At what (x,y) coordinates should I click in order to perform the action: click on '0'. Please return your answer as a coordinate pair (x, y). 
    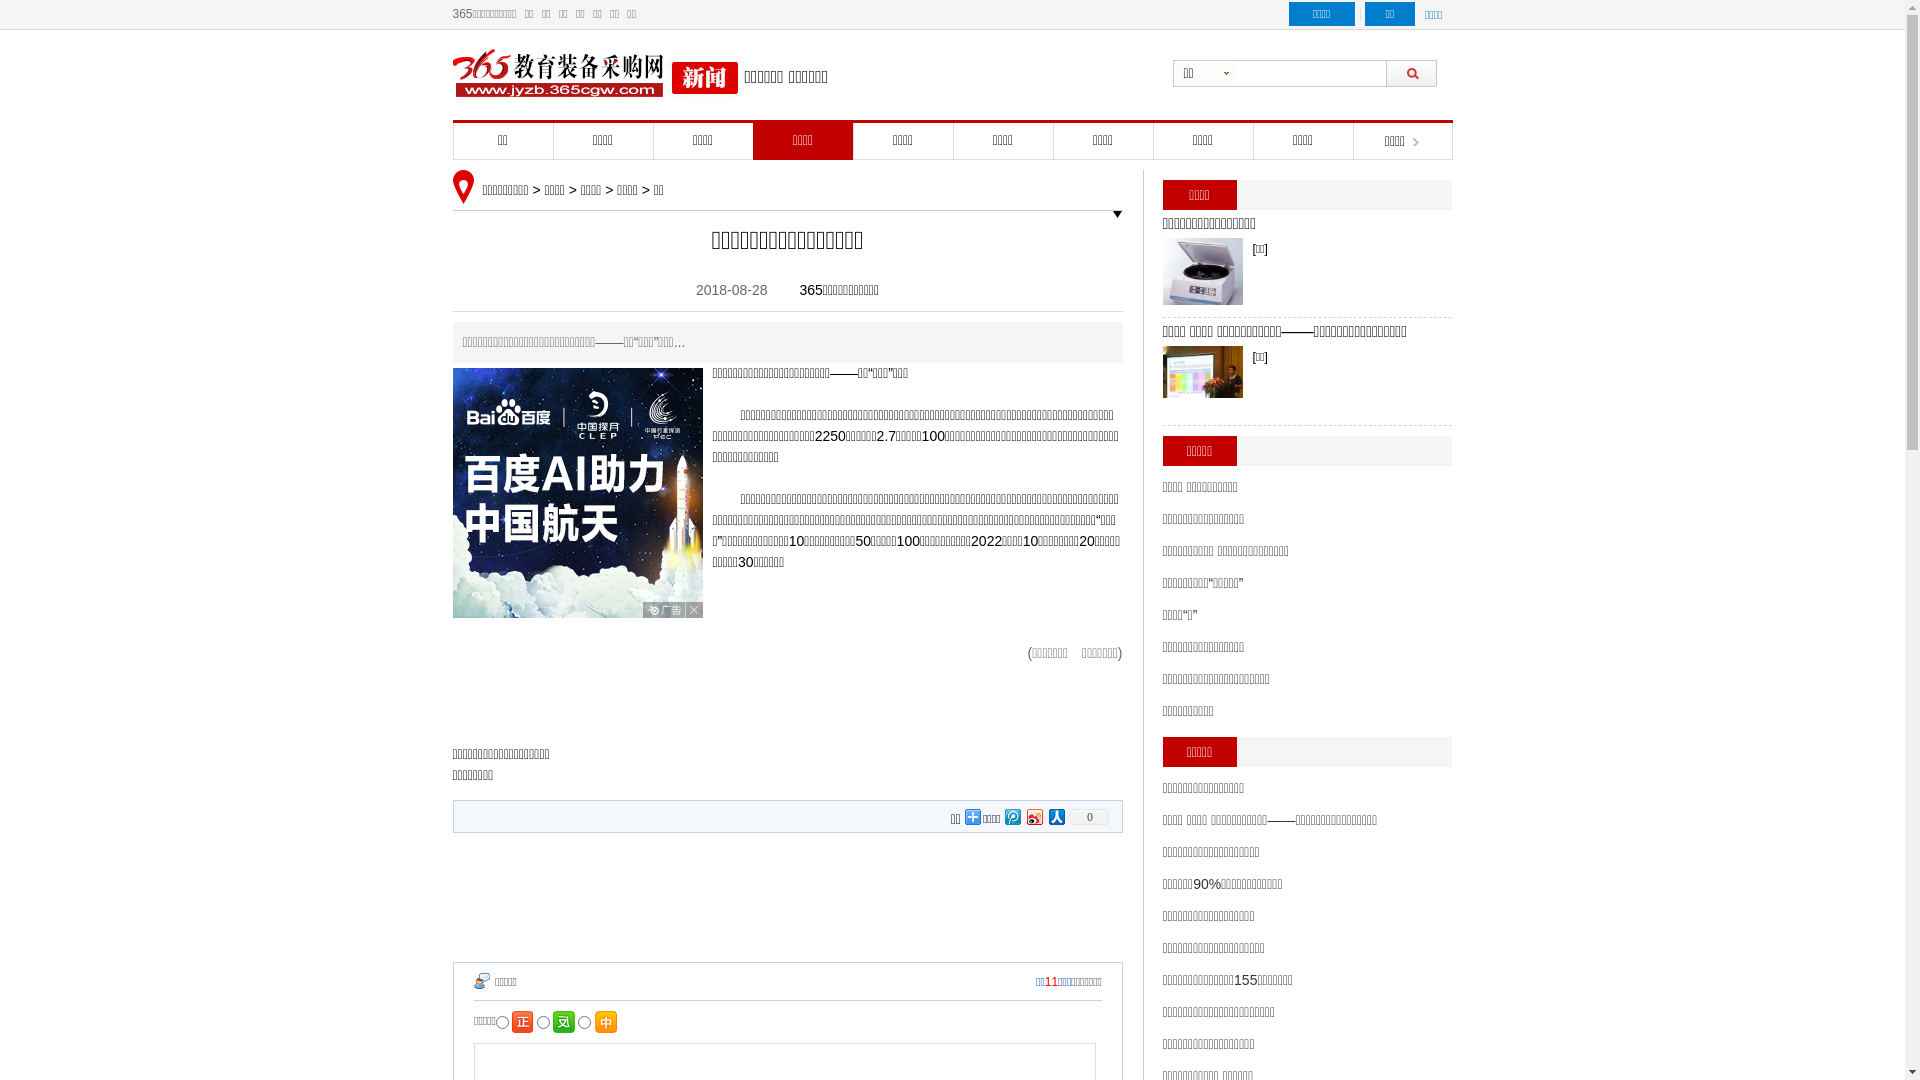
    Looking at the image, I should click on (1085, 817).